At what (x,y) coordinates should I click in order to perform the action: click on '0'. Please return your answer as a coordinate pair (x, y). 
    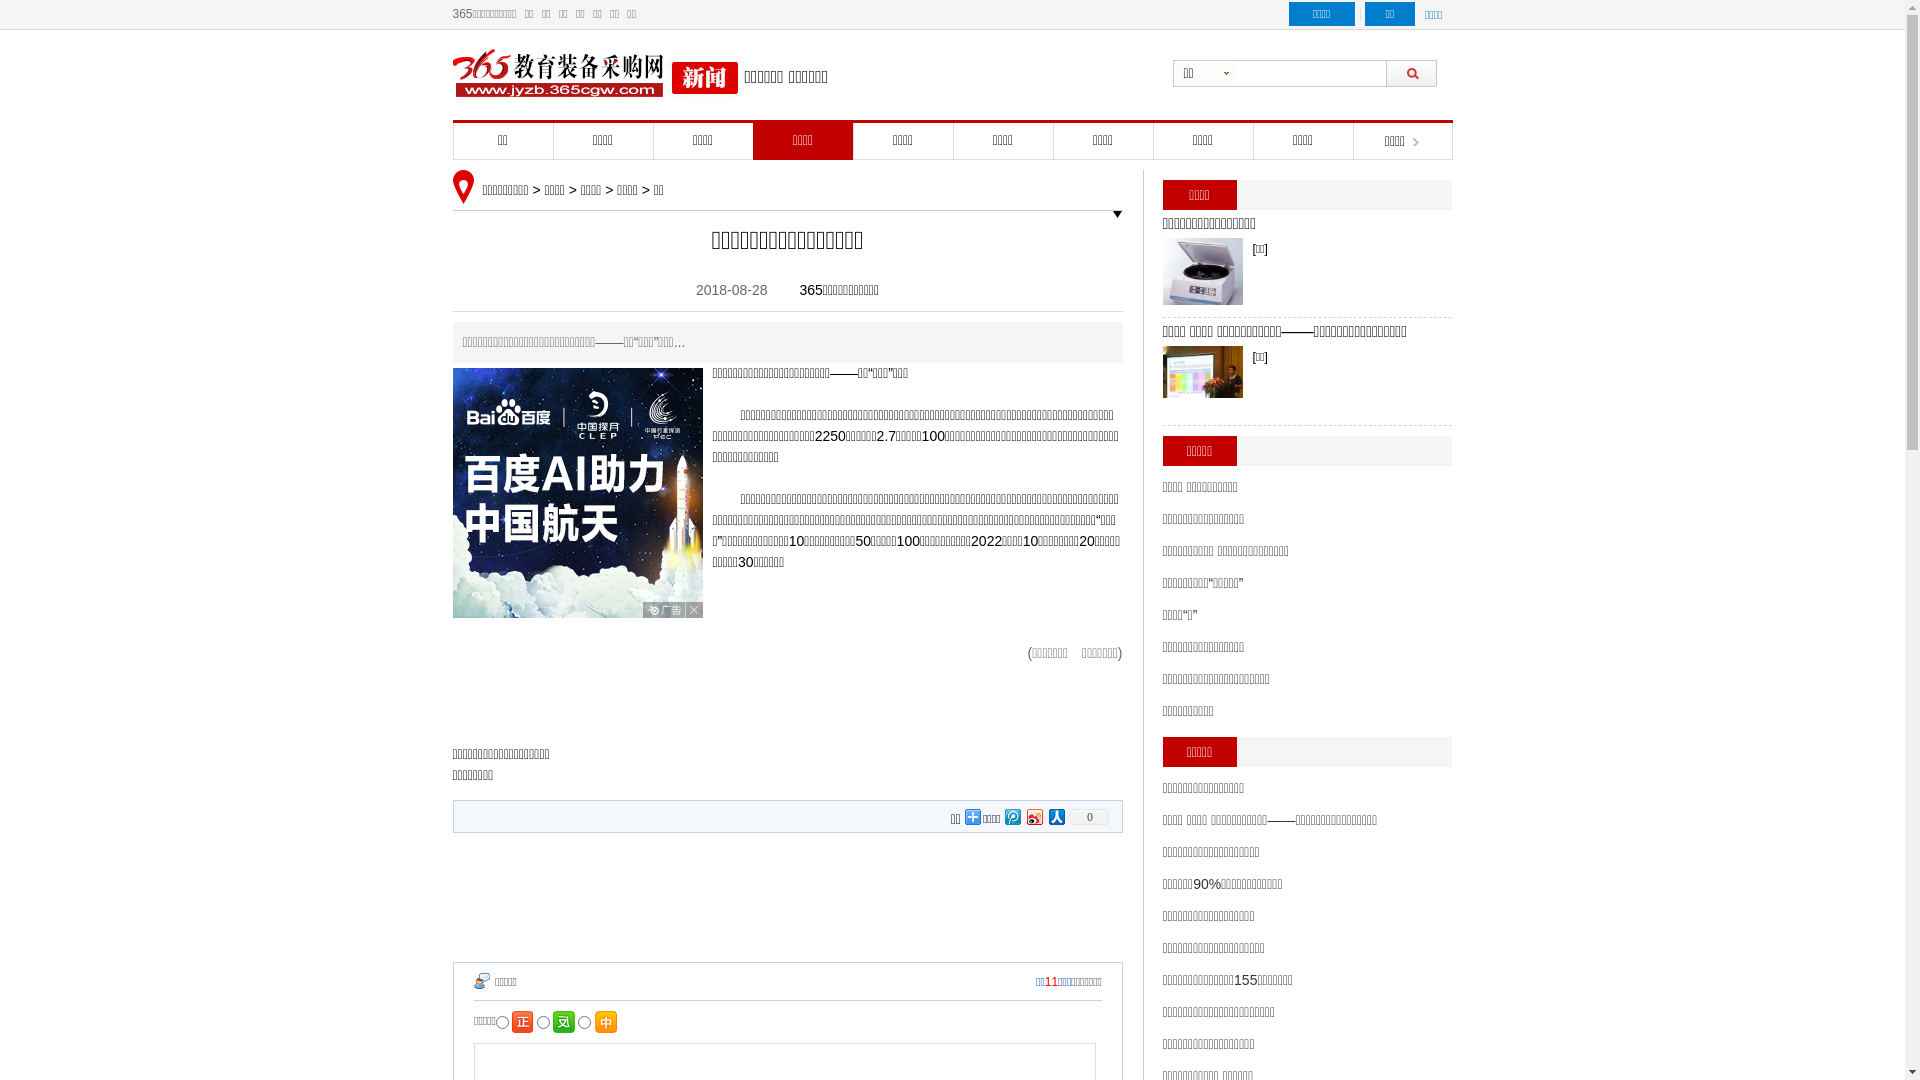
    Looking at the image, I should click on (1085, 817).